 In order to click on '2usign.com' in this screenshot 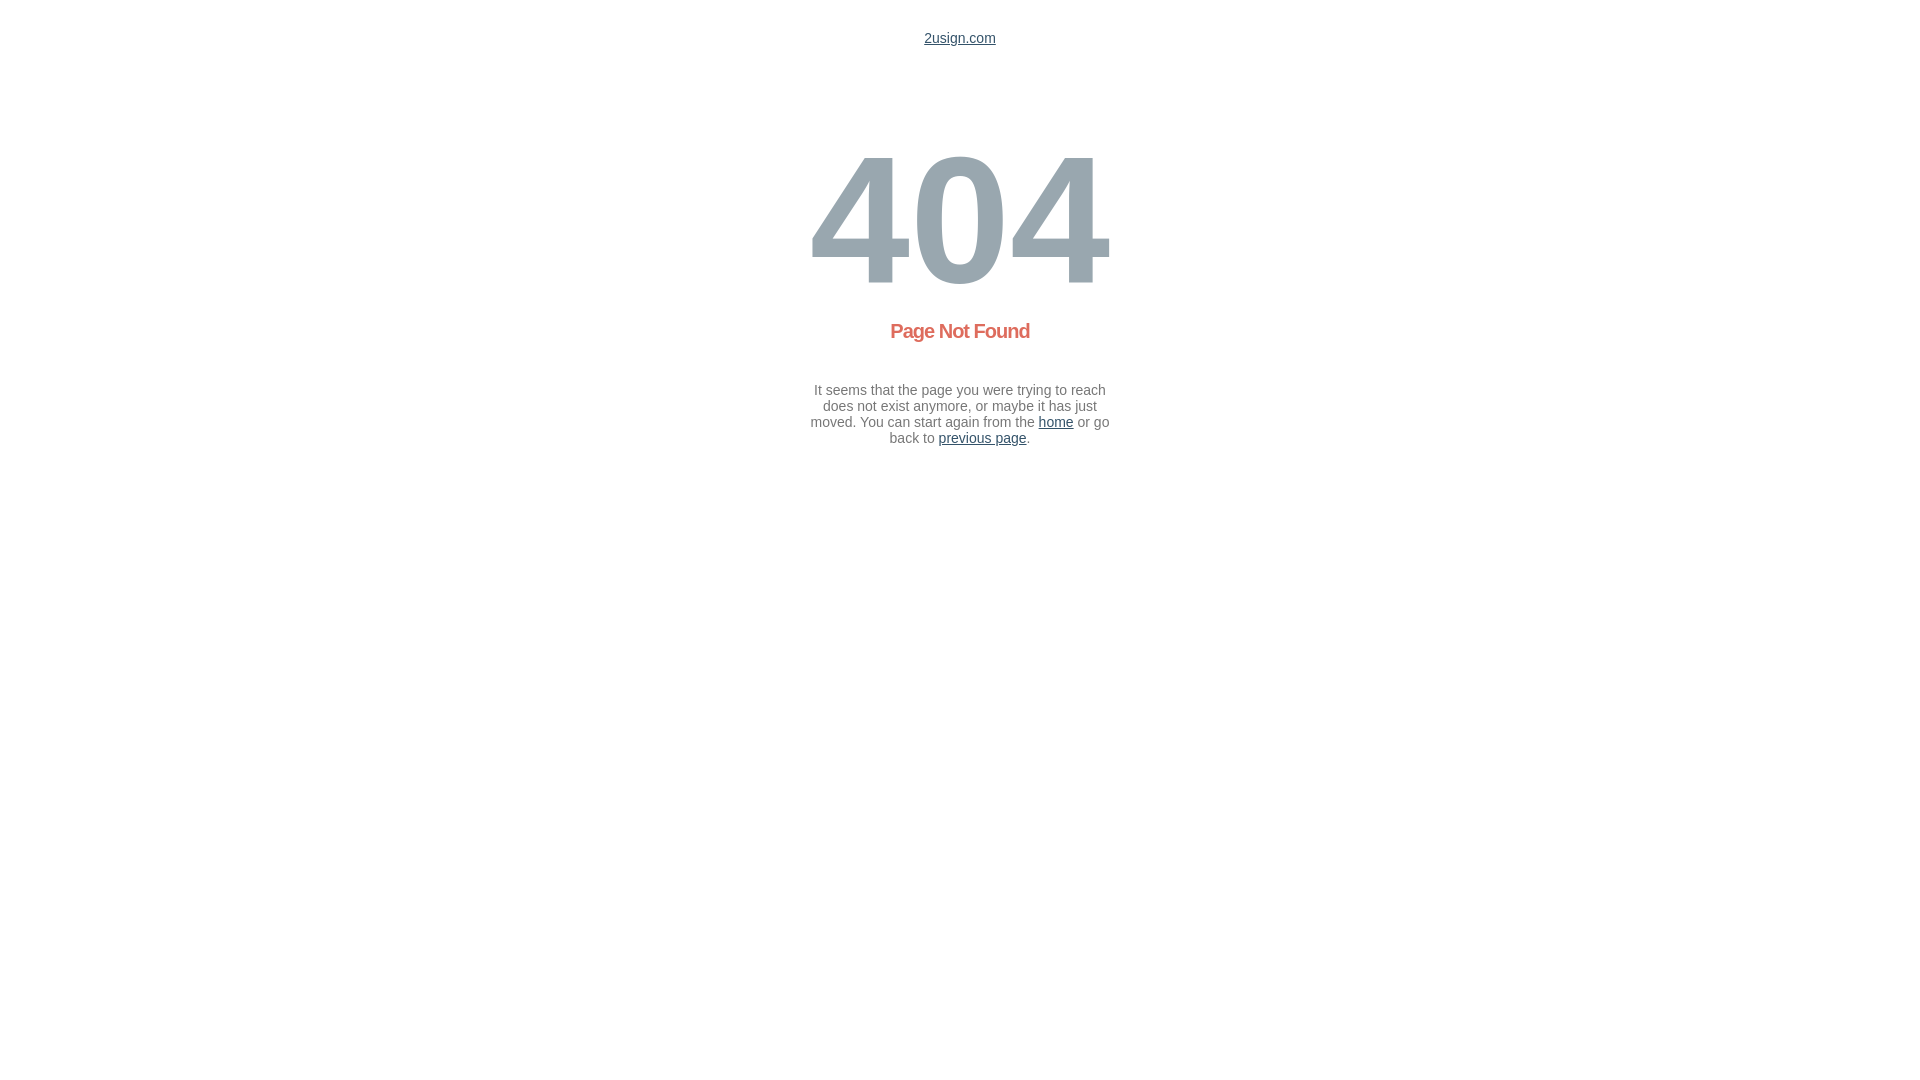, I will do `click(960, 38)`.